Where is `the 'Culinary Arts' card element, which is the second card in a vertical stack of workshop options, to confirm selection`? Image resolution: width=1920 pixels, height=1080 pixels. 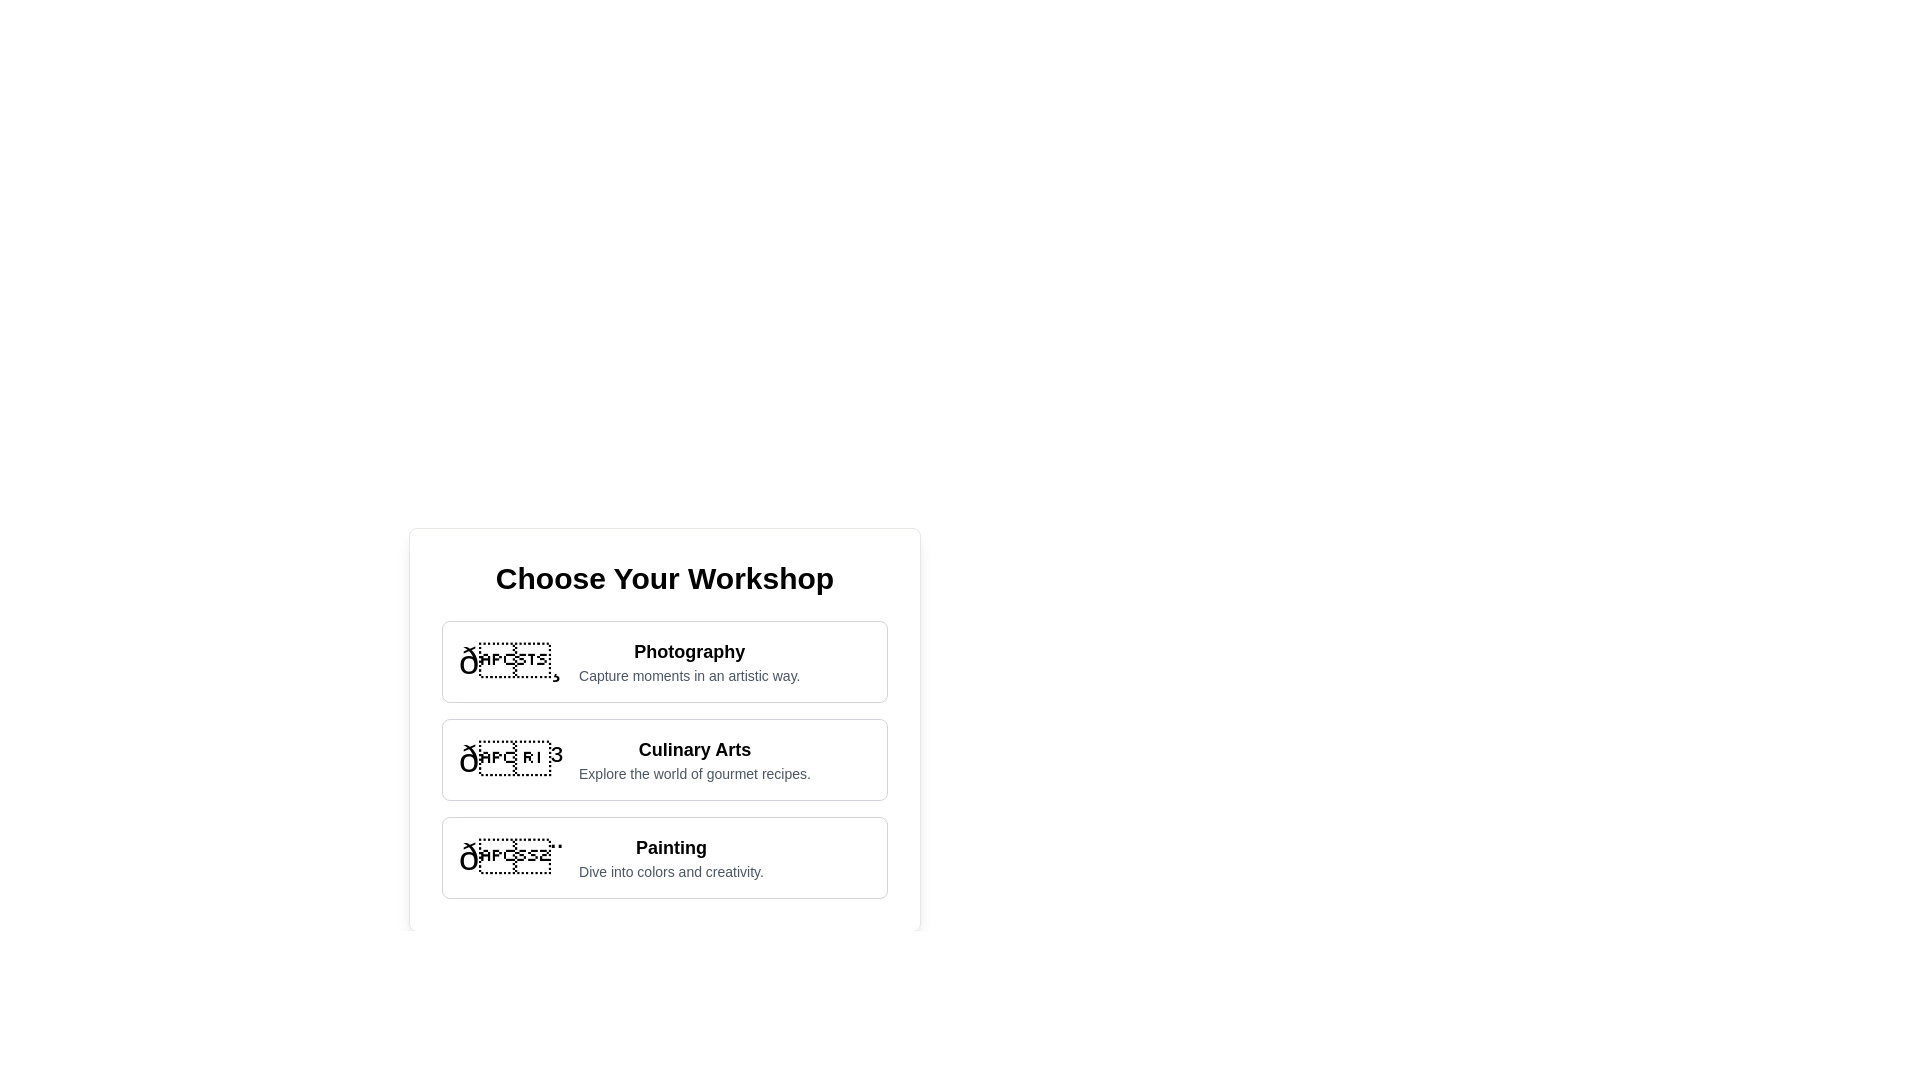
the 'Culinary Arts' card element, which is the second card in a vertical stack of workshop options, to confirm selection is located at coordinates (665, 729).